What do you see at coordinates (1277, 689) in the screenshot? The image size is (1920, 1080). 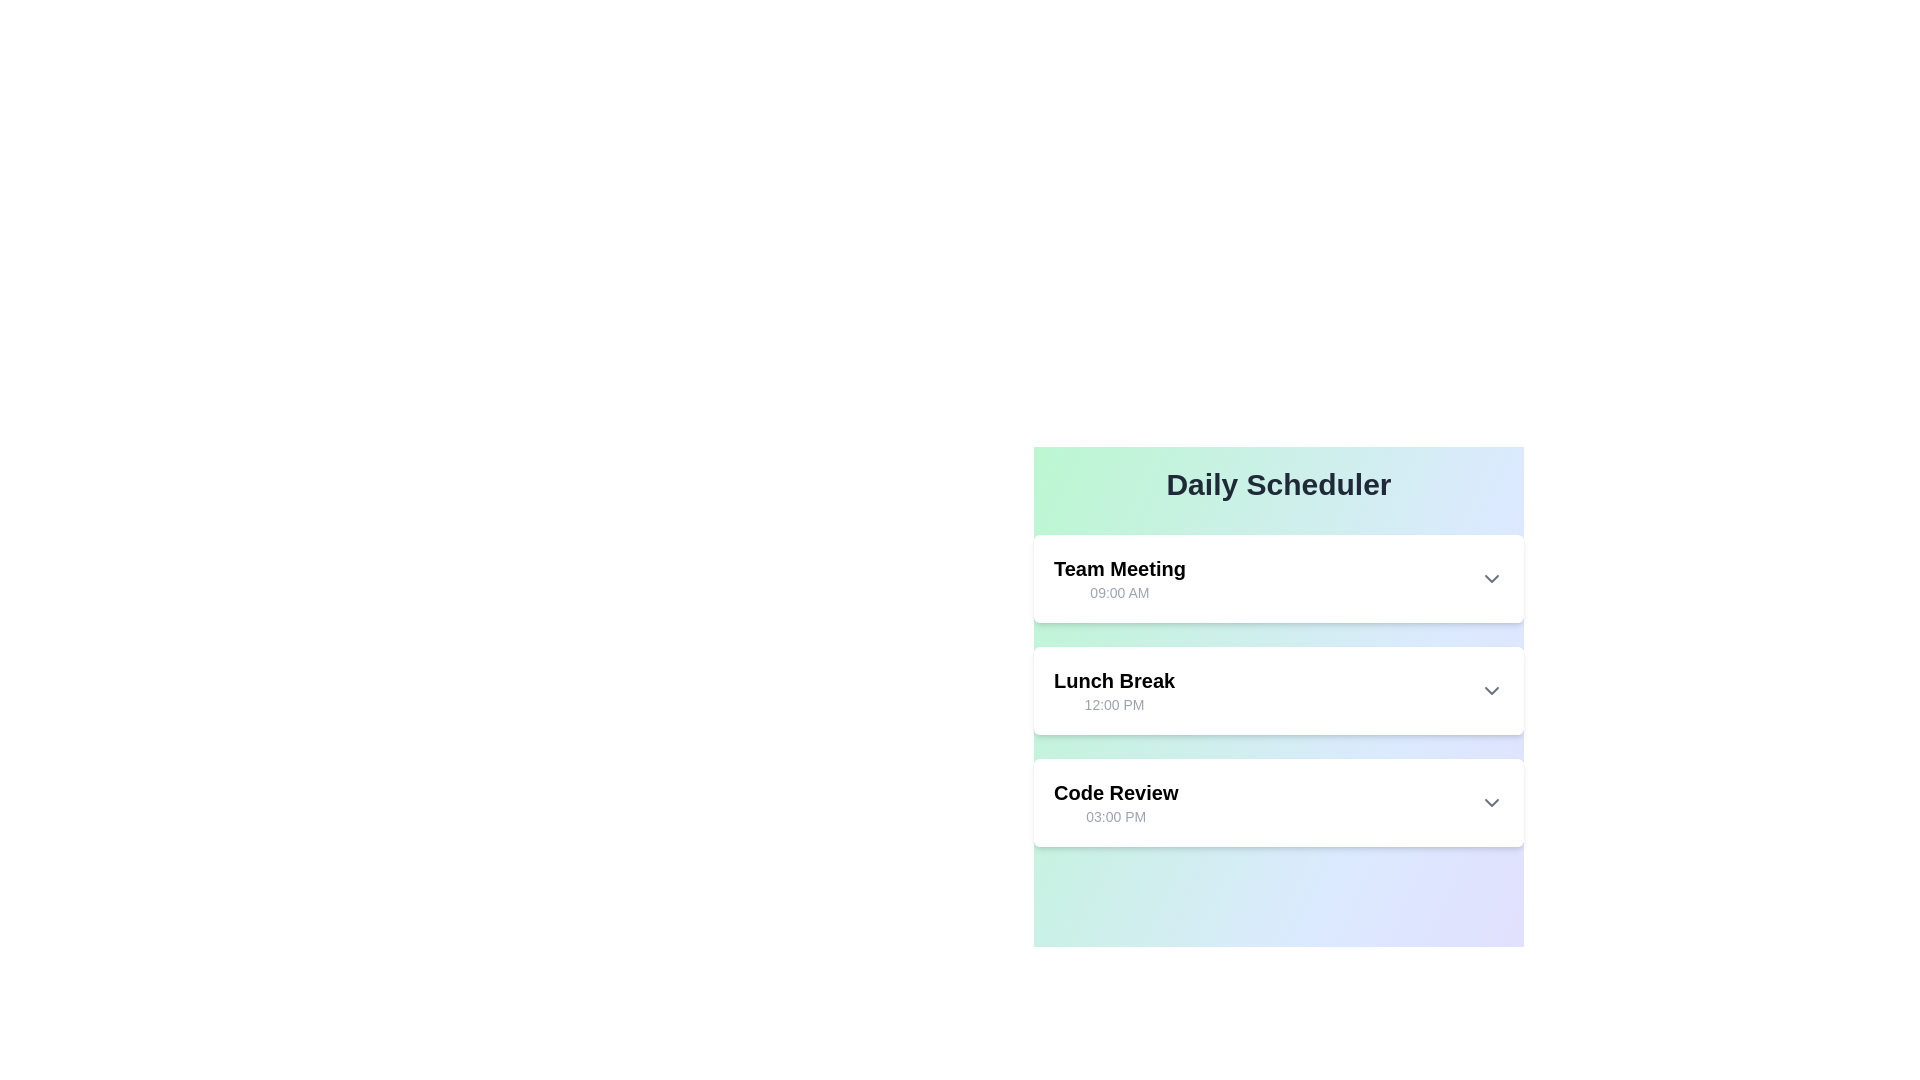 I see `the 'Lunch Break' composite UI component, which includes the title in bold and a dropdown arrow` at bounding box center [1277, 689].